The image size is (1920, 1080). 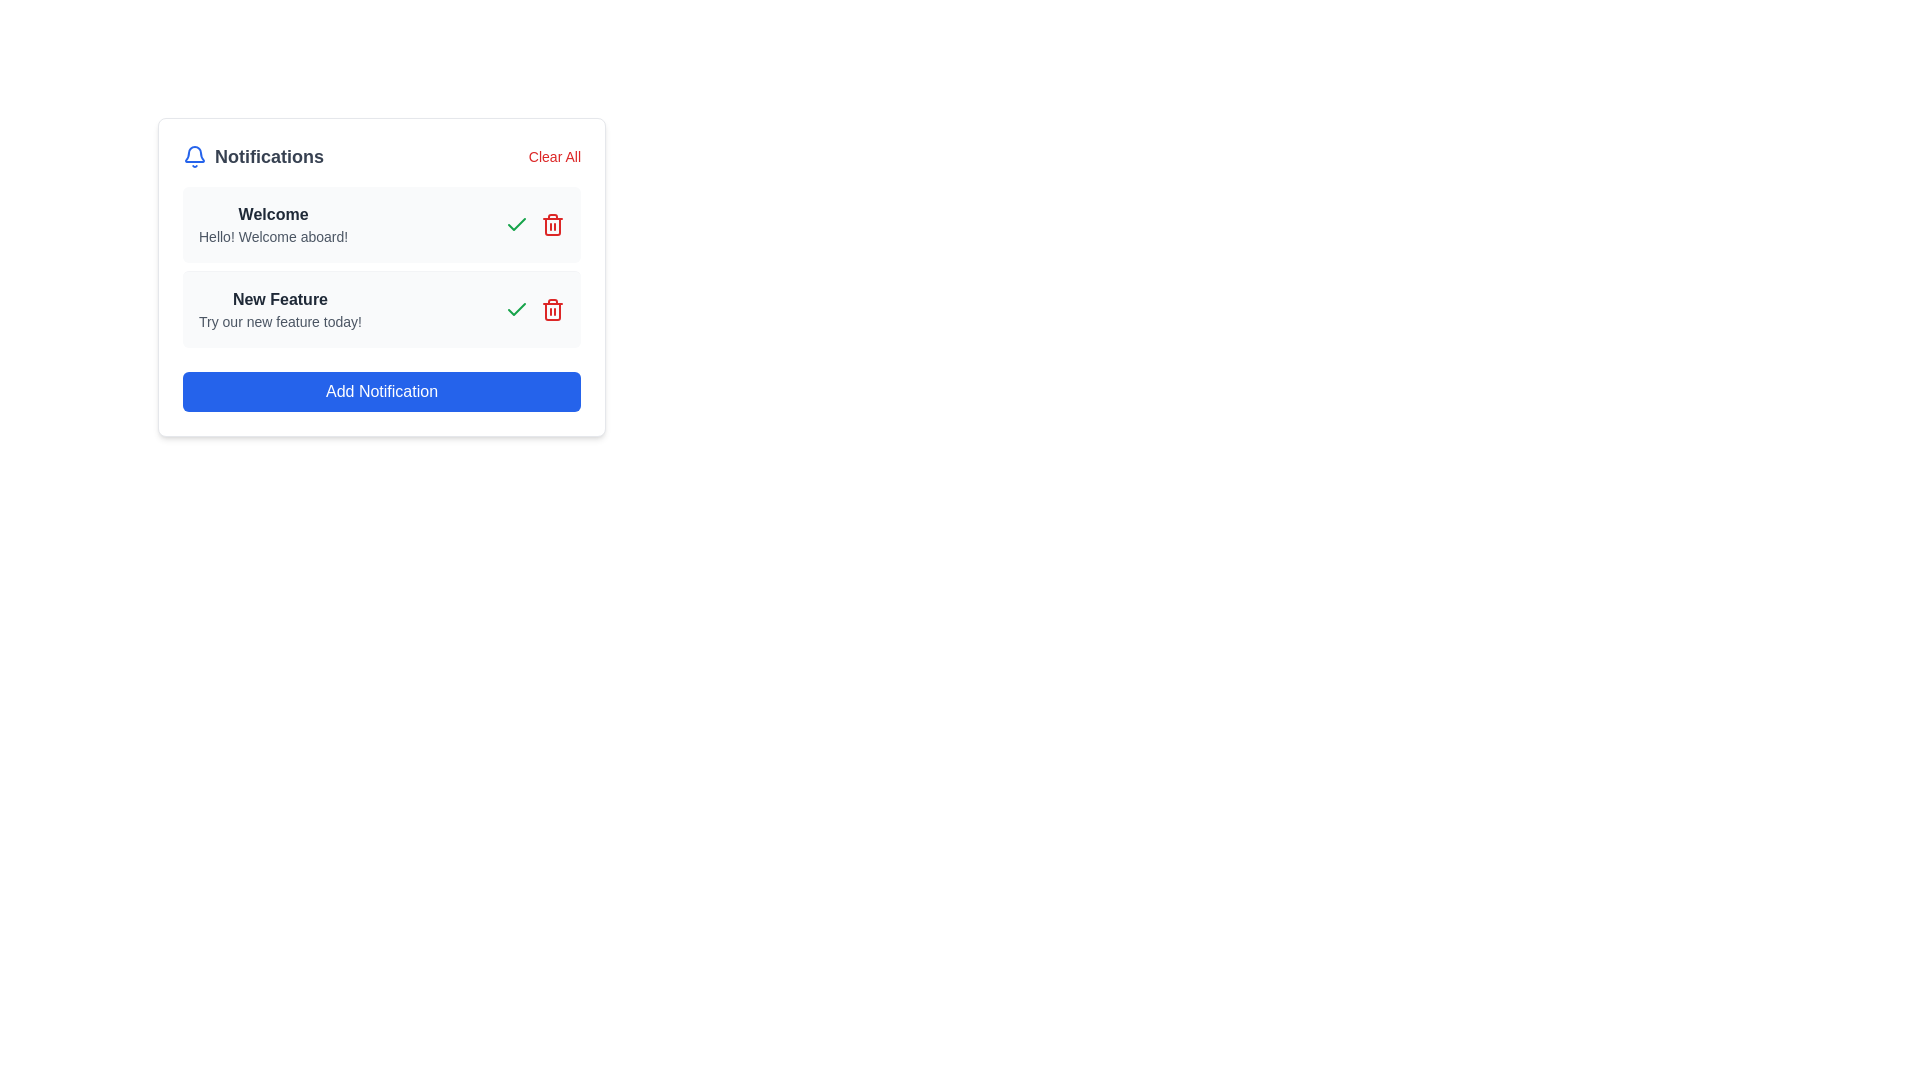 What do you see at coordinates (517, 224) in the screenshot?
I see `the green checkmark icon associated with the 'New Feature' notification entry, located on the right-hand side of the notification text` at bounding box center [517, 224].